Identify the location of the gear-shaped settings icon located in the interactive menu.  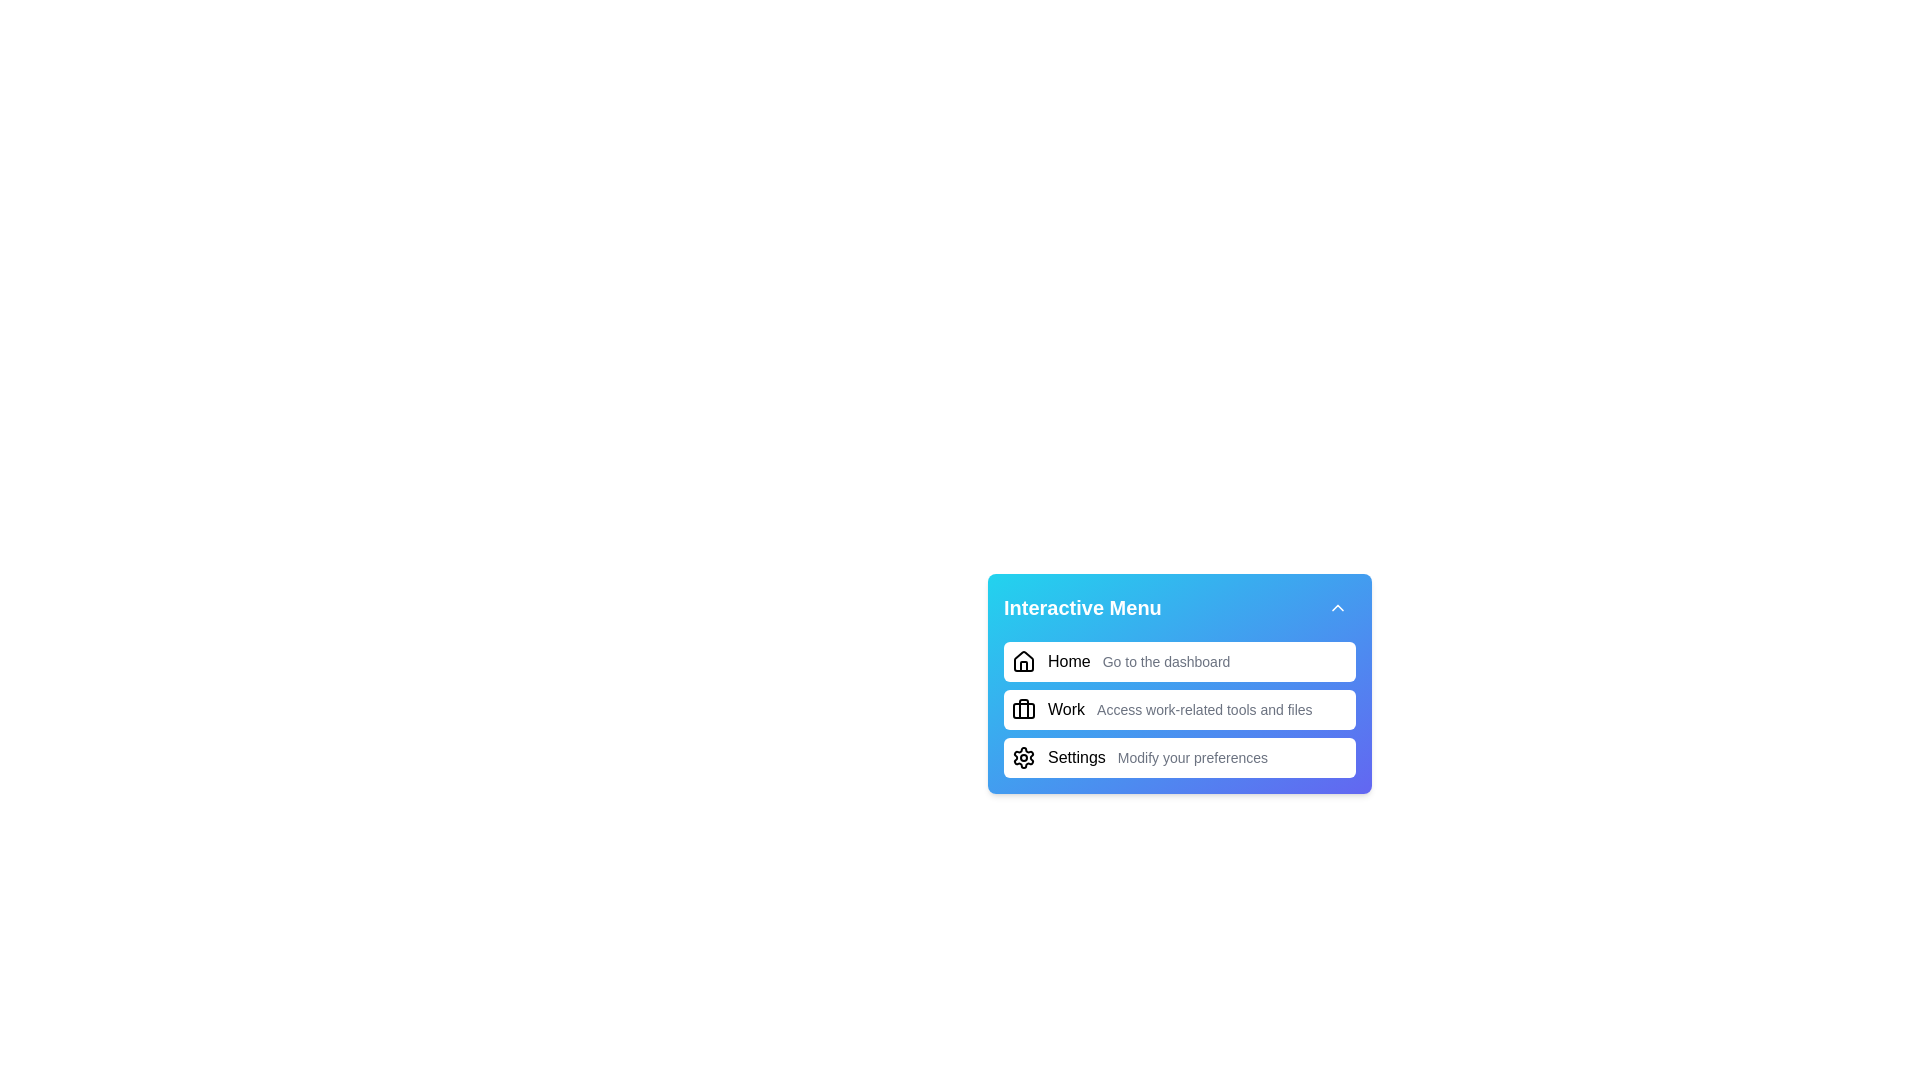
(1023, 758).